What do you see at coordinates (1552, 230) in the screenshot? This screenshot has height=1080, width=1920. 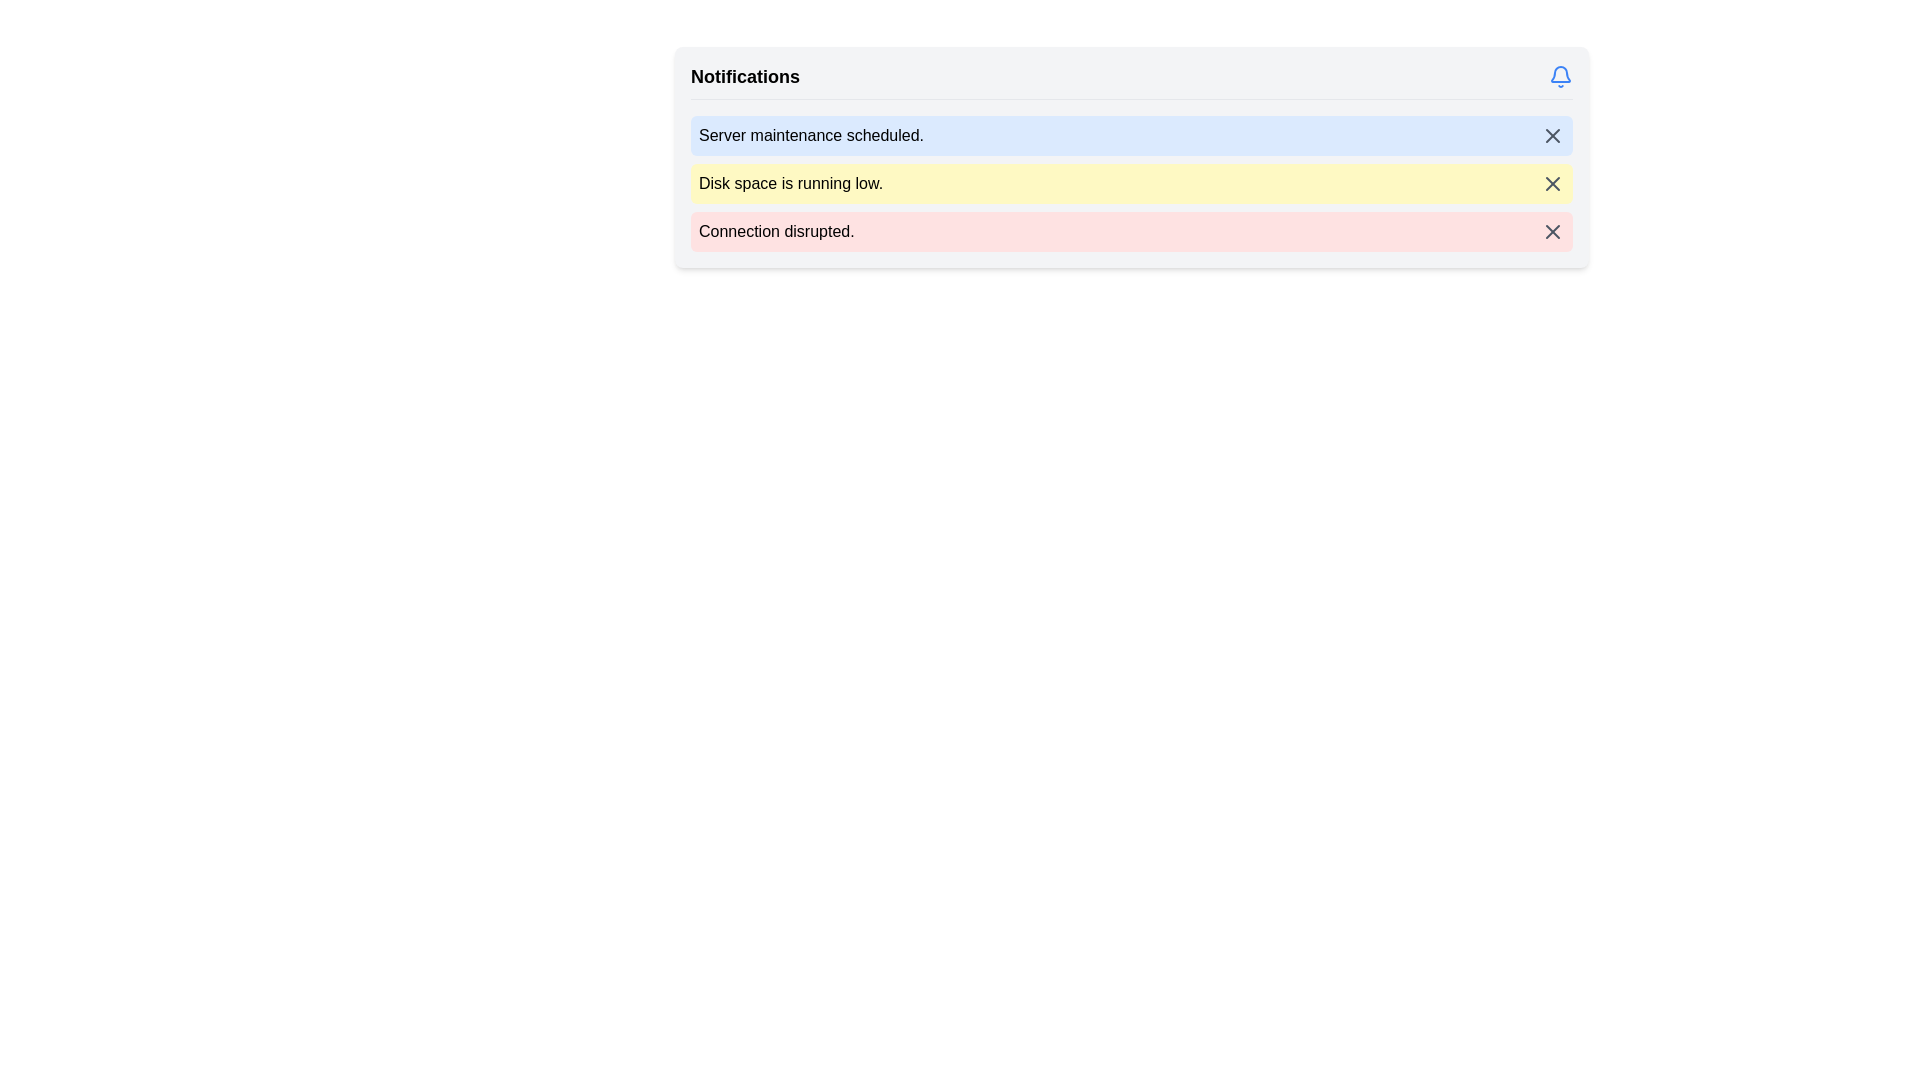 I see `the Close button (styled as an 'X' icon) located at the top-right corner of the notification banner with the 'Connection disrupted.' message` at bounding box center [1552, 230].